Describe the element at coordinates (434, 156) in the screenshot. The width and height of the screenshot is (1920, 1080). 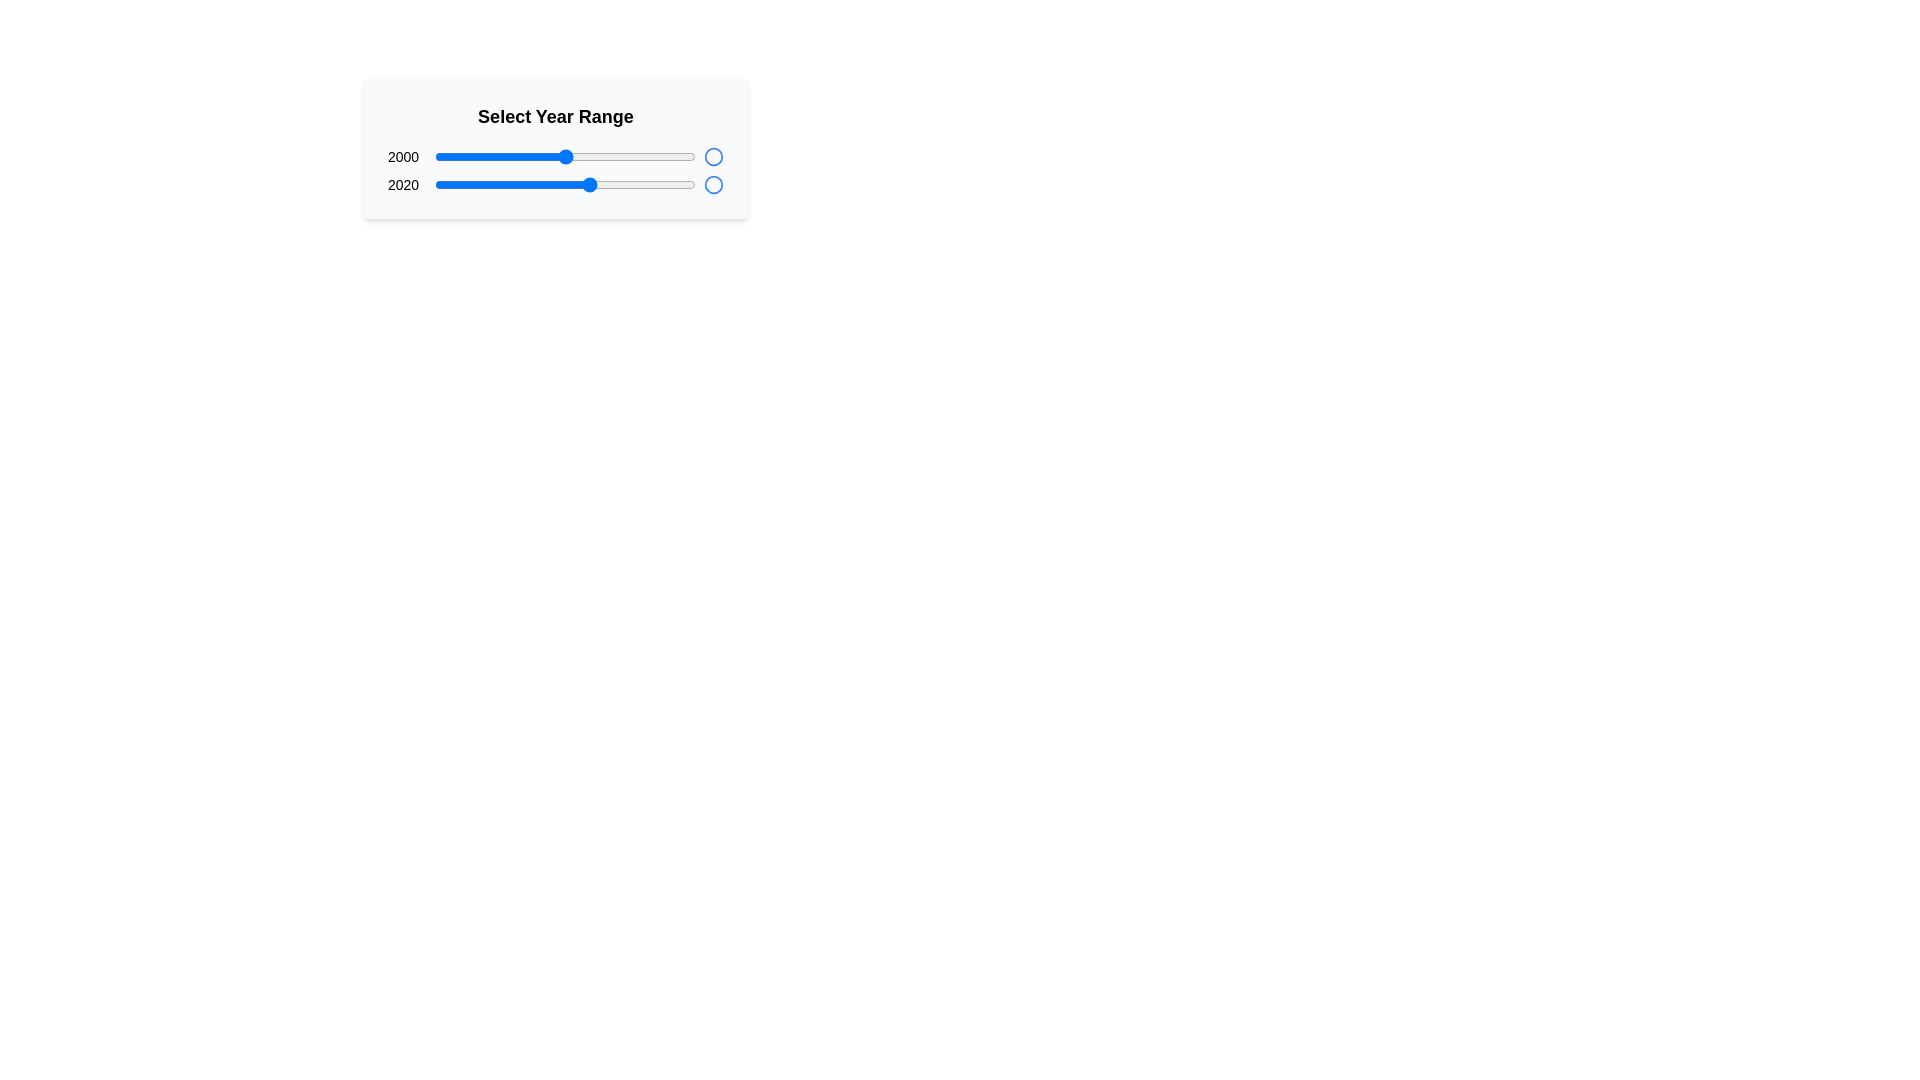
I see `the slider` at that location.